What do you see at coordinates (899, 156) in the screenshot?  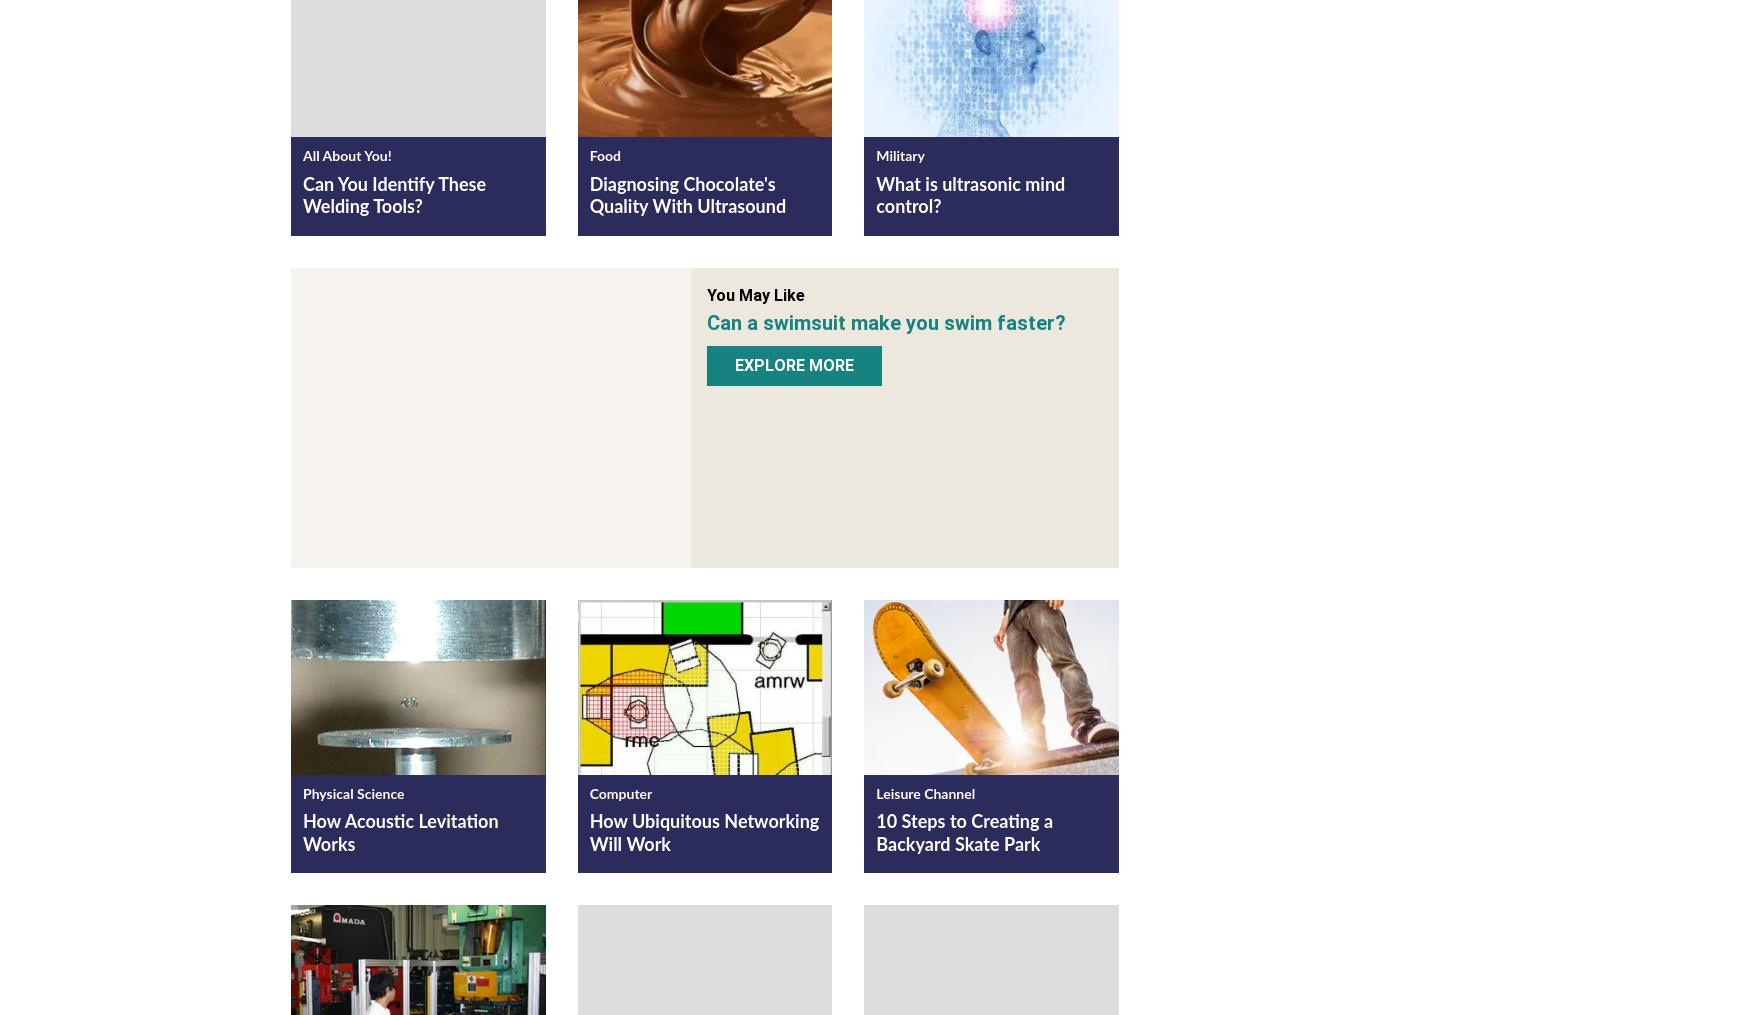 I see `'Military'` at bounding box center [899, 156].